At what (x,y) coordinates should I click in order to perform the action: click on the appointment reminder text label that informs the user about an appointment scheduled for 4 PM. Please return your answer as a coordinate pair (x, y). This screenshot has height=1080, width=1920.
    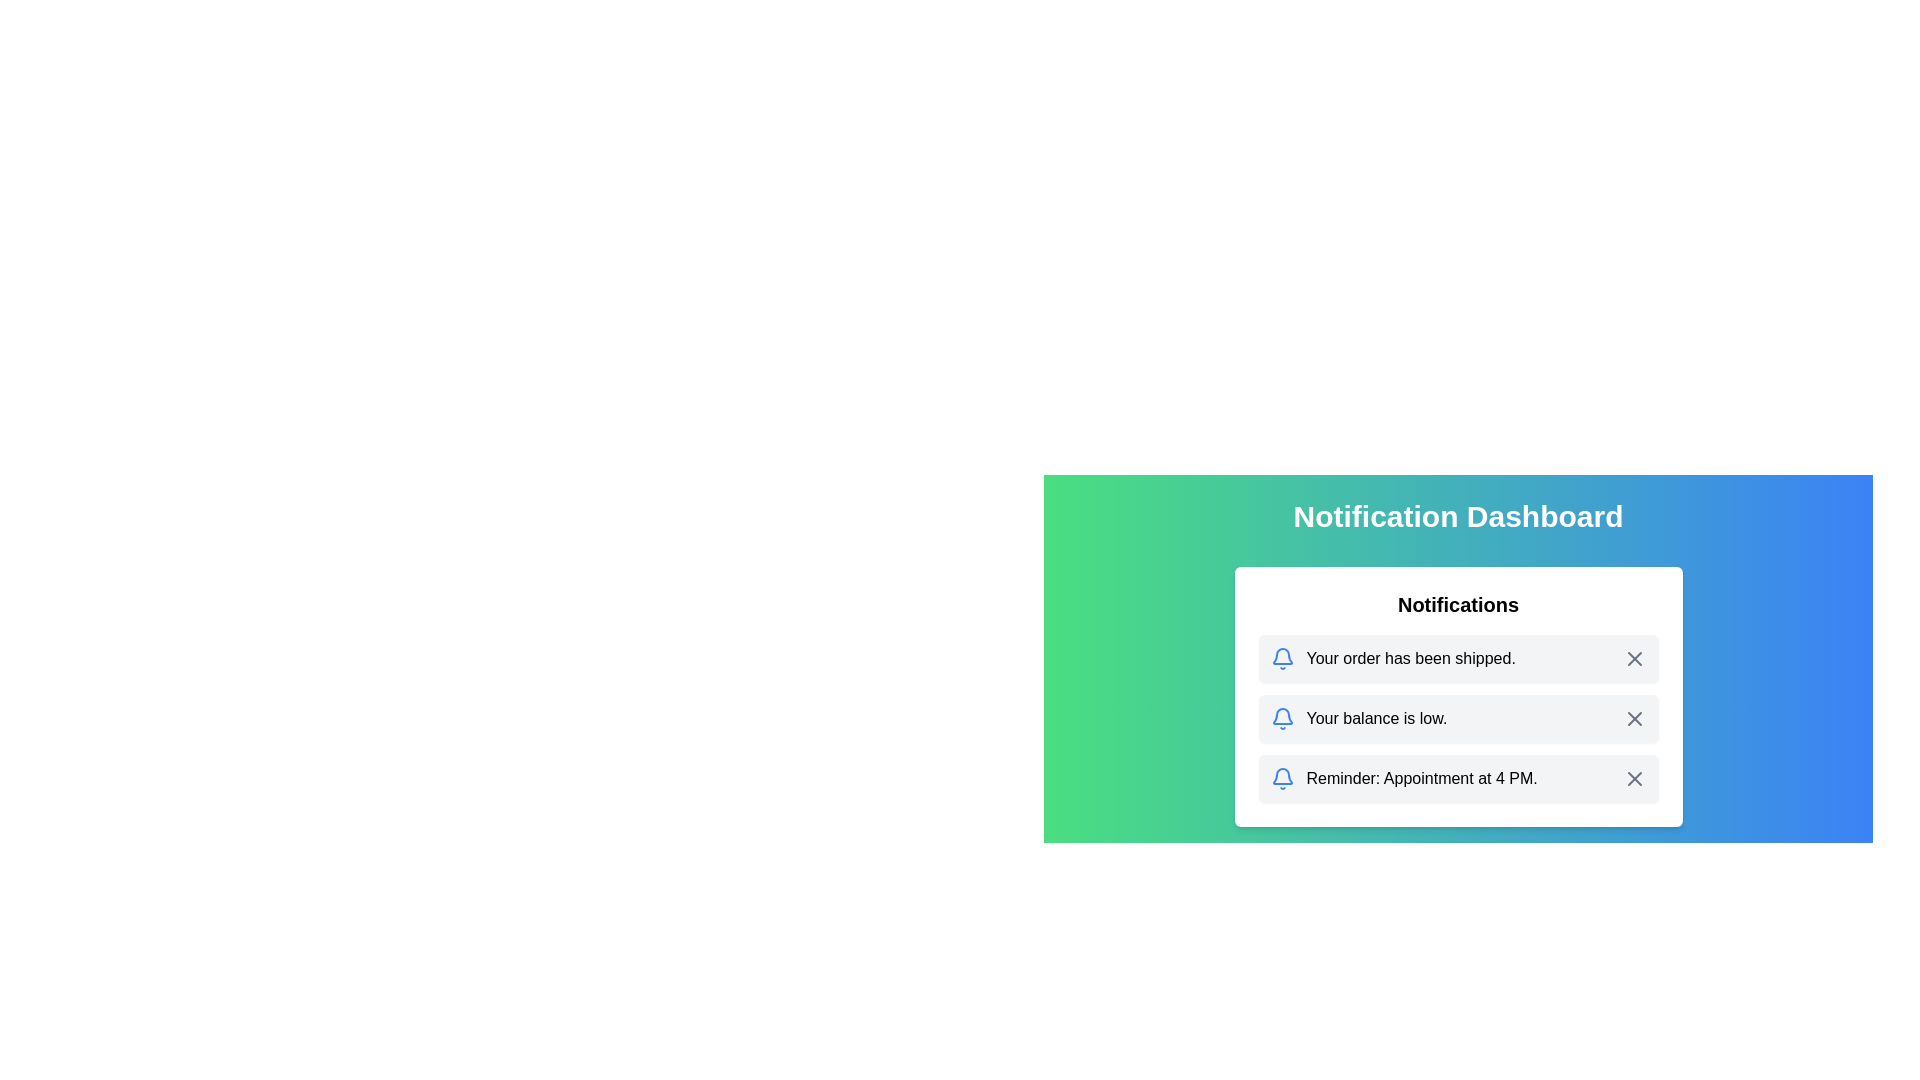
    Looking at the image, I should click on (1421, 778).